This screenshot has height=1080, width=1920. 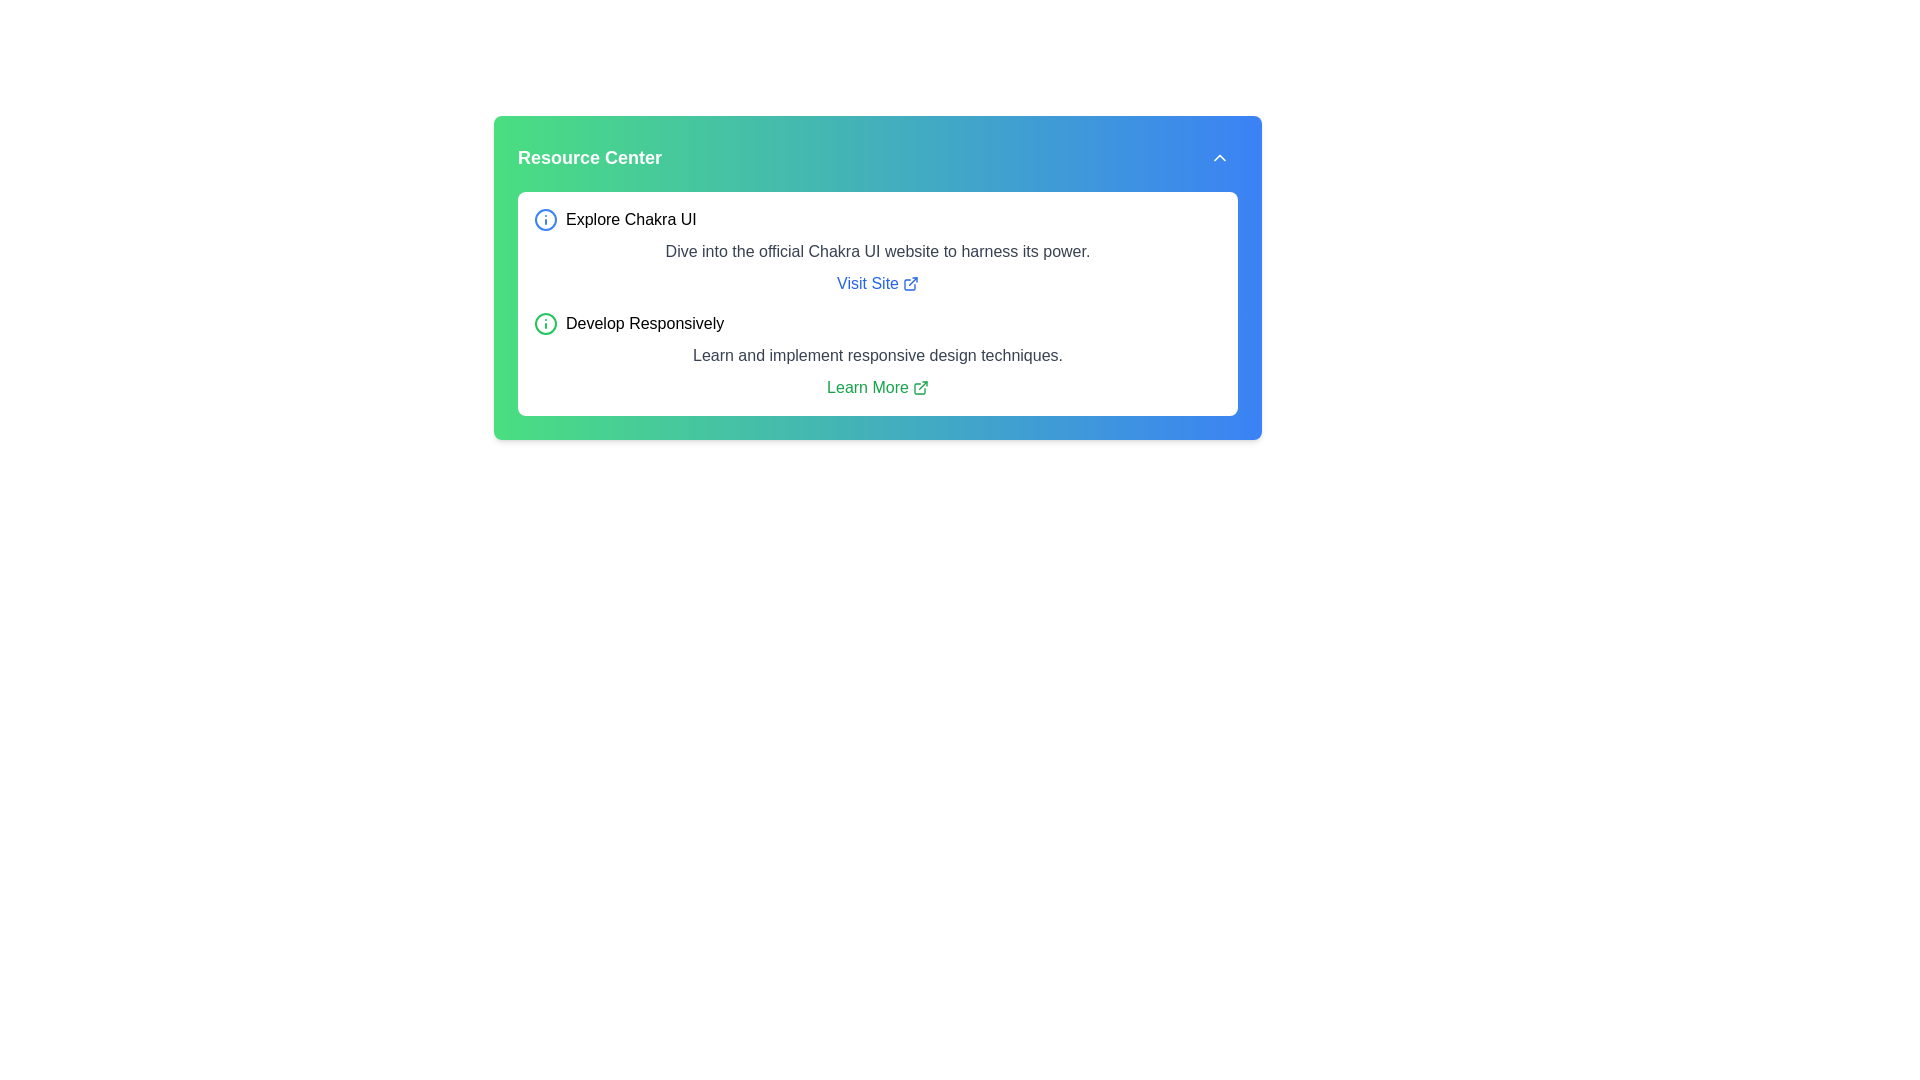 What do you see at coordinates (630, 219) in the screenshot?
I see `the title text element introducing the Chakra UI resource, which is aligned to the right of a blue circular 'i' icon in the 'Resource Center' section` at bounding box center [630, 219].